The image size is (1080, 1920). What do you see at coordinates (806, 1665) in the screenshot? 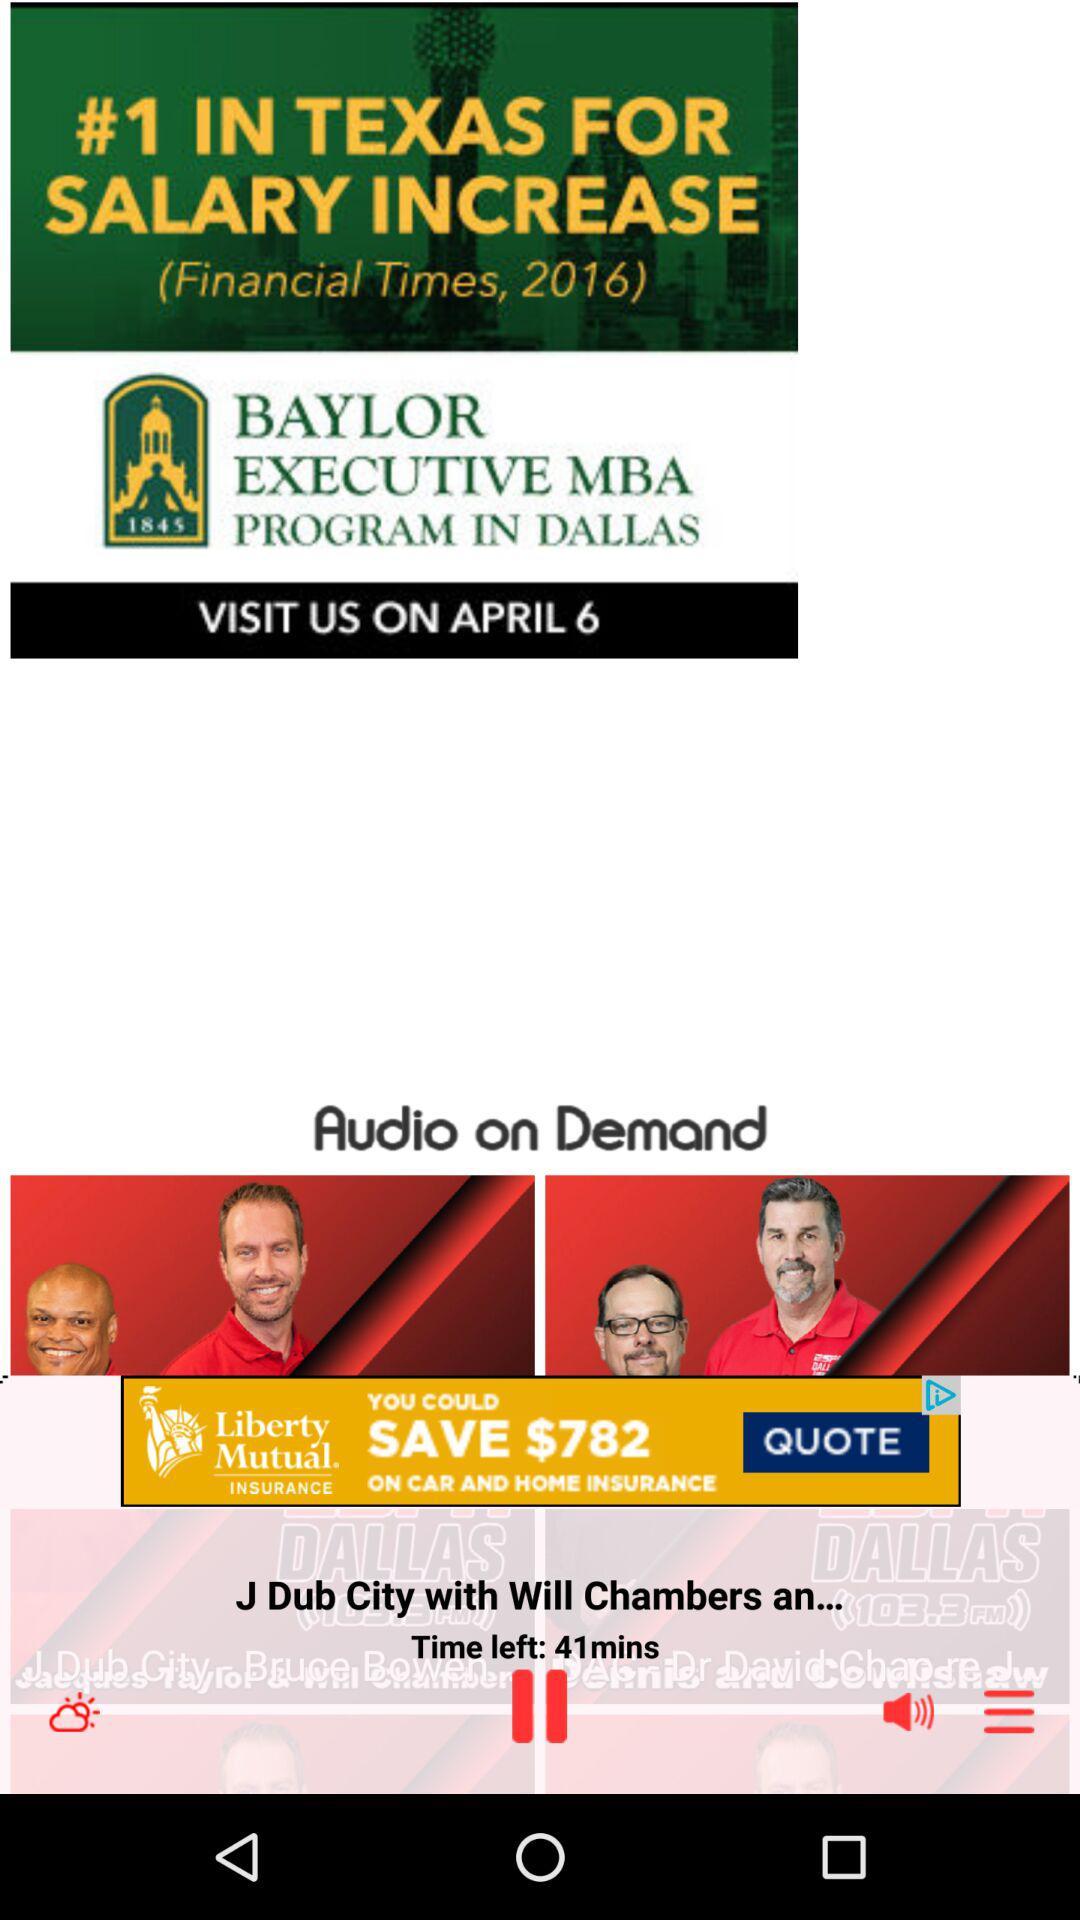
I see `the dac dr david app` at bounding box center [806, 1665].